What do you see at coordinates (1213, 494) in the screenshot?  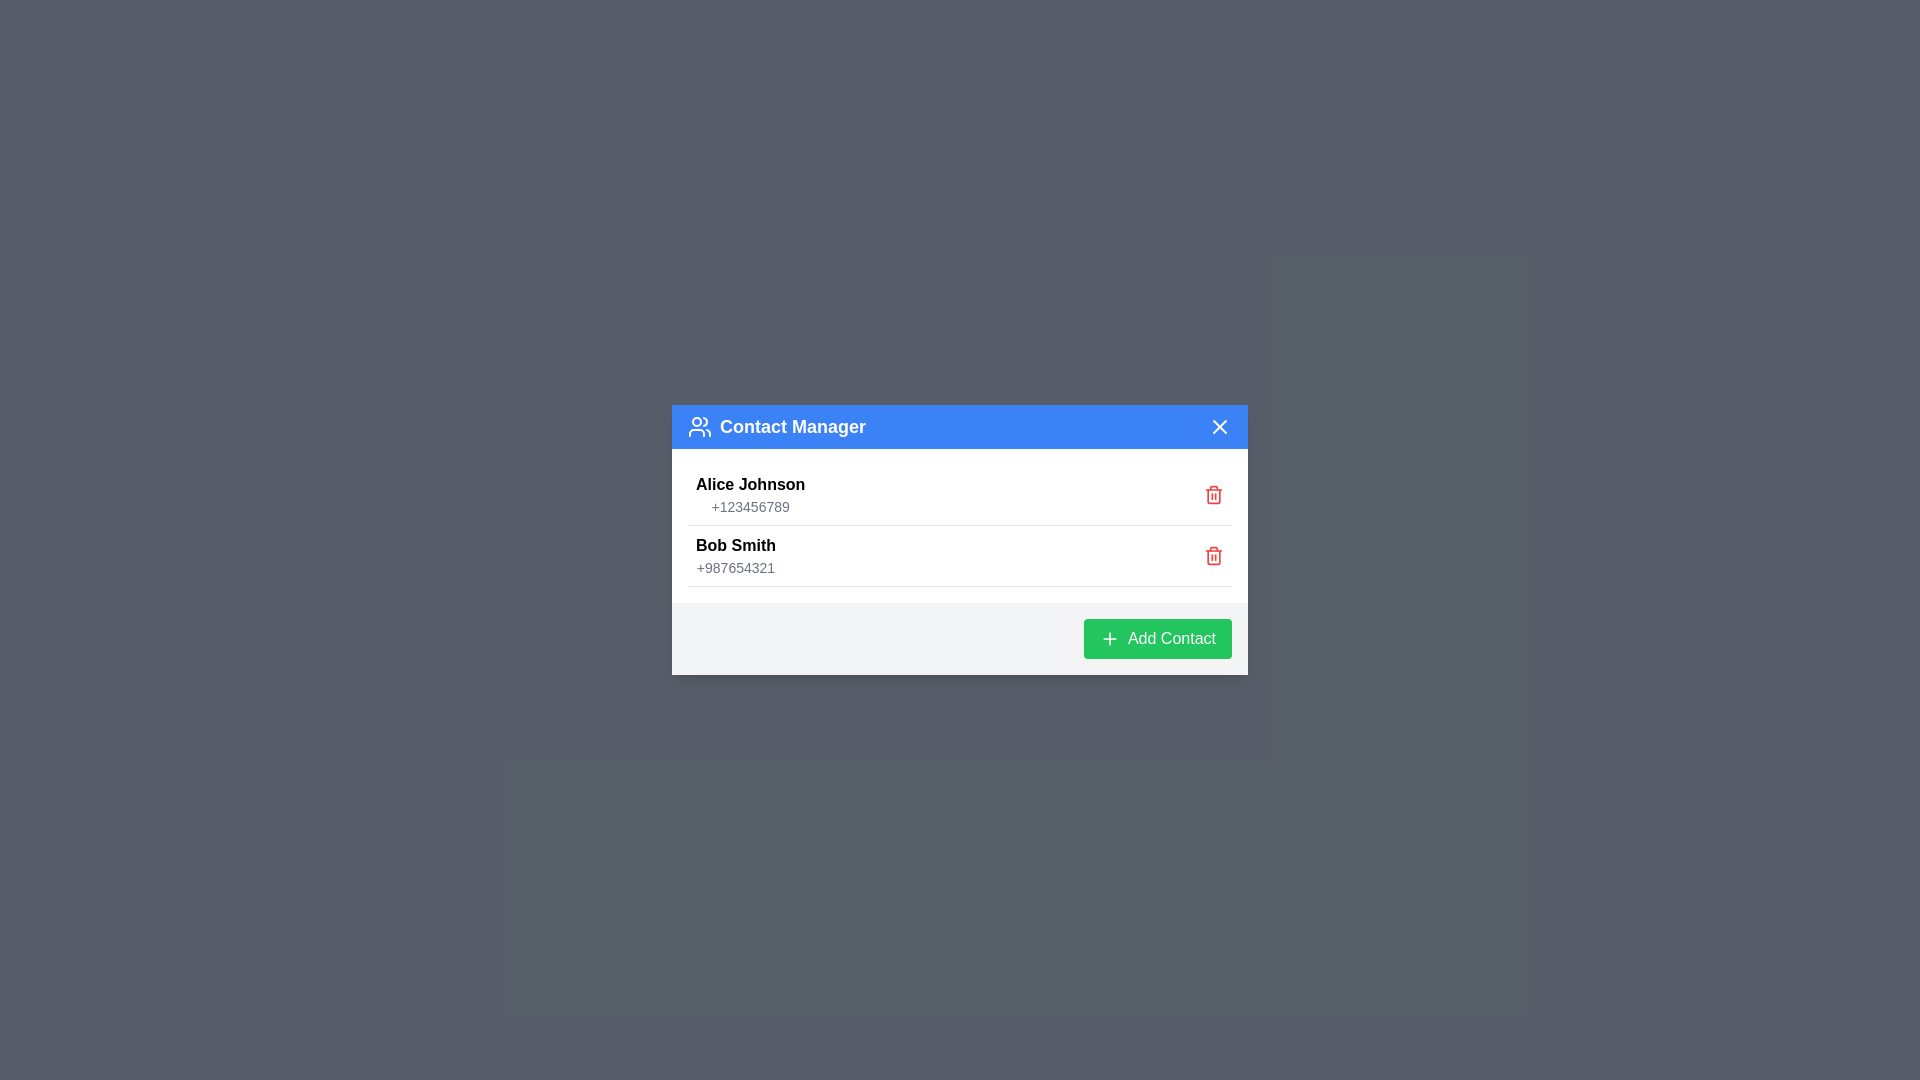 I see `the delete icon next to the contact named Alice Johnson` at bounding box center [1213, 494].